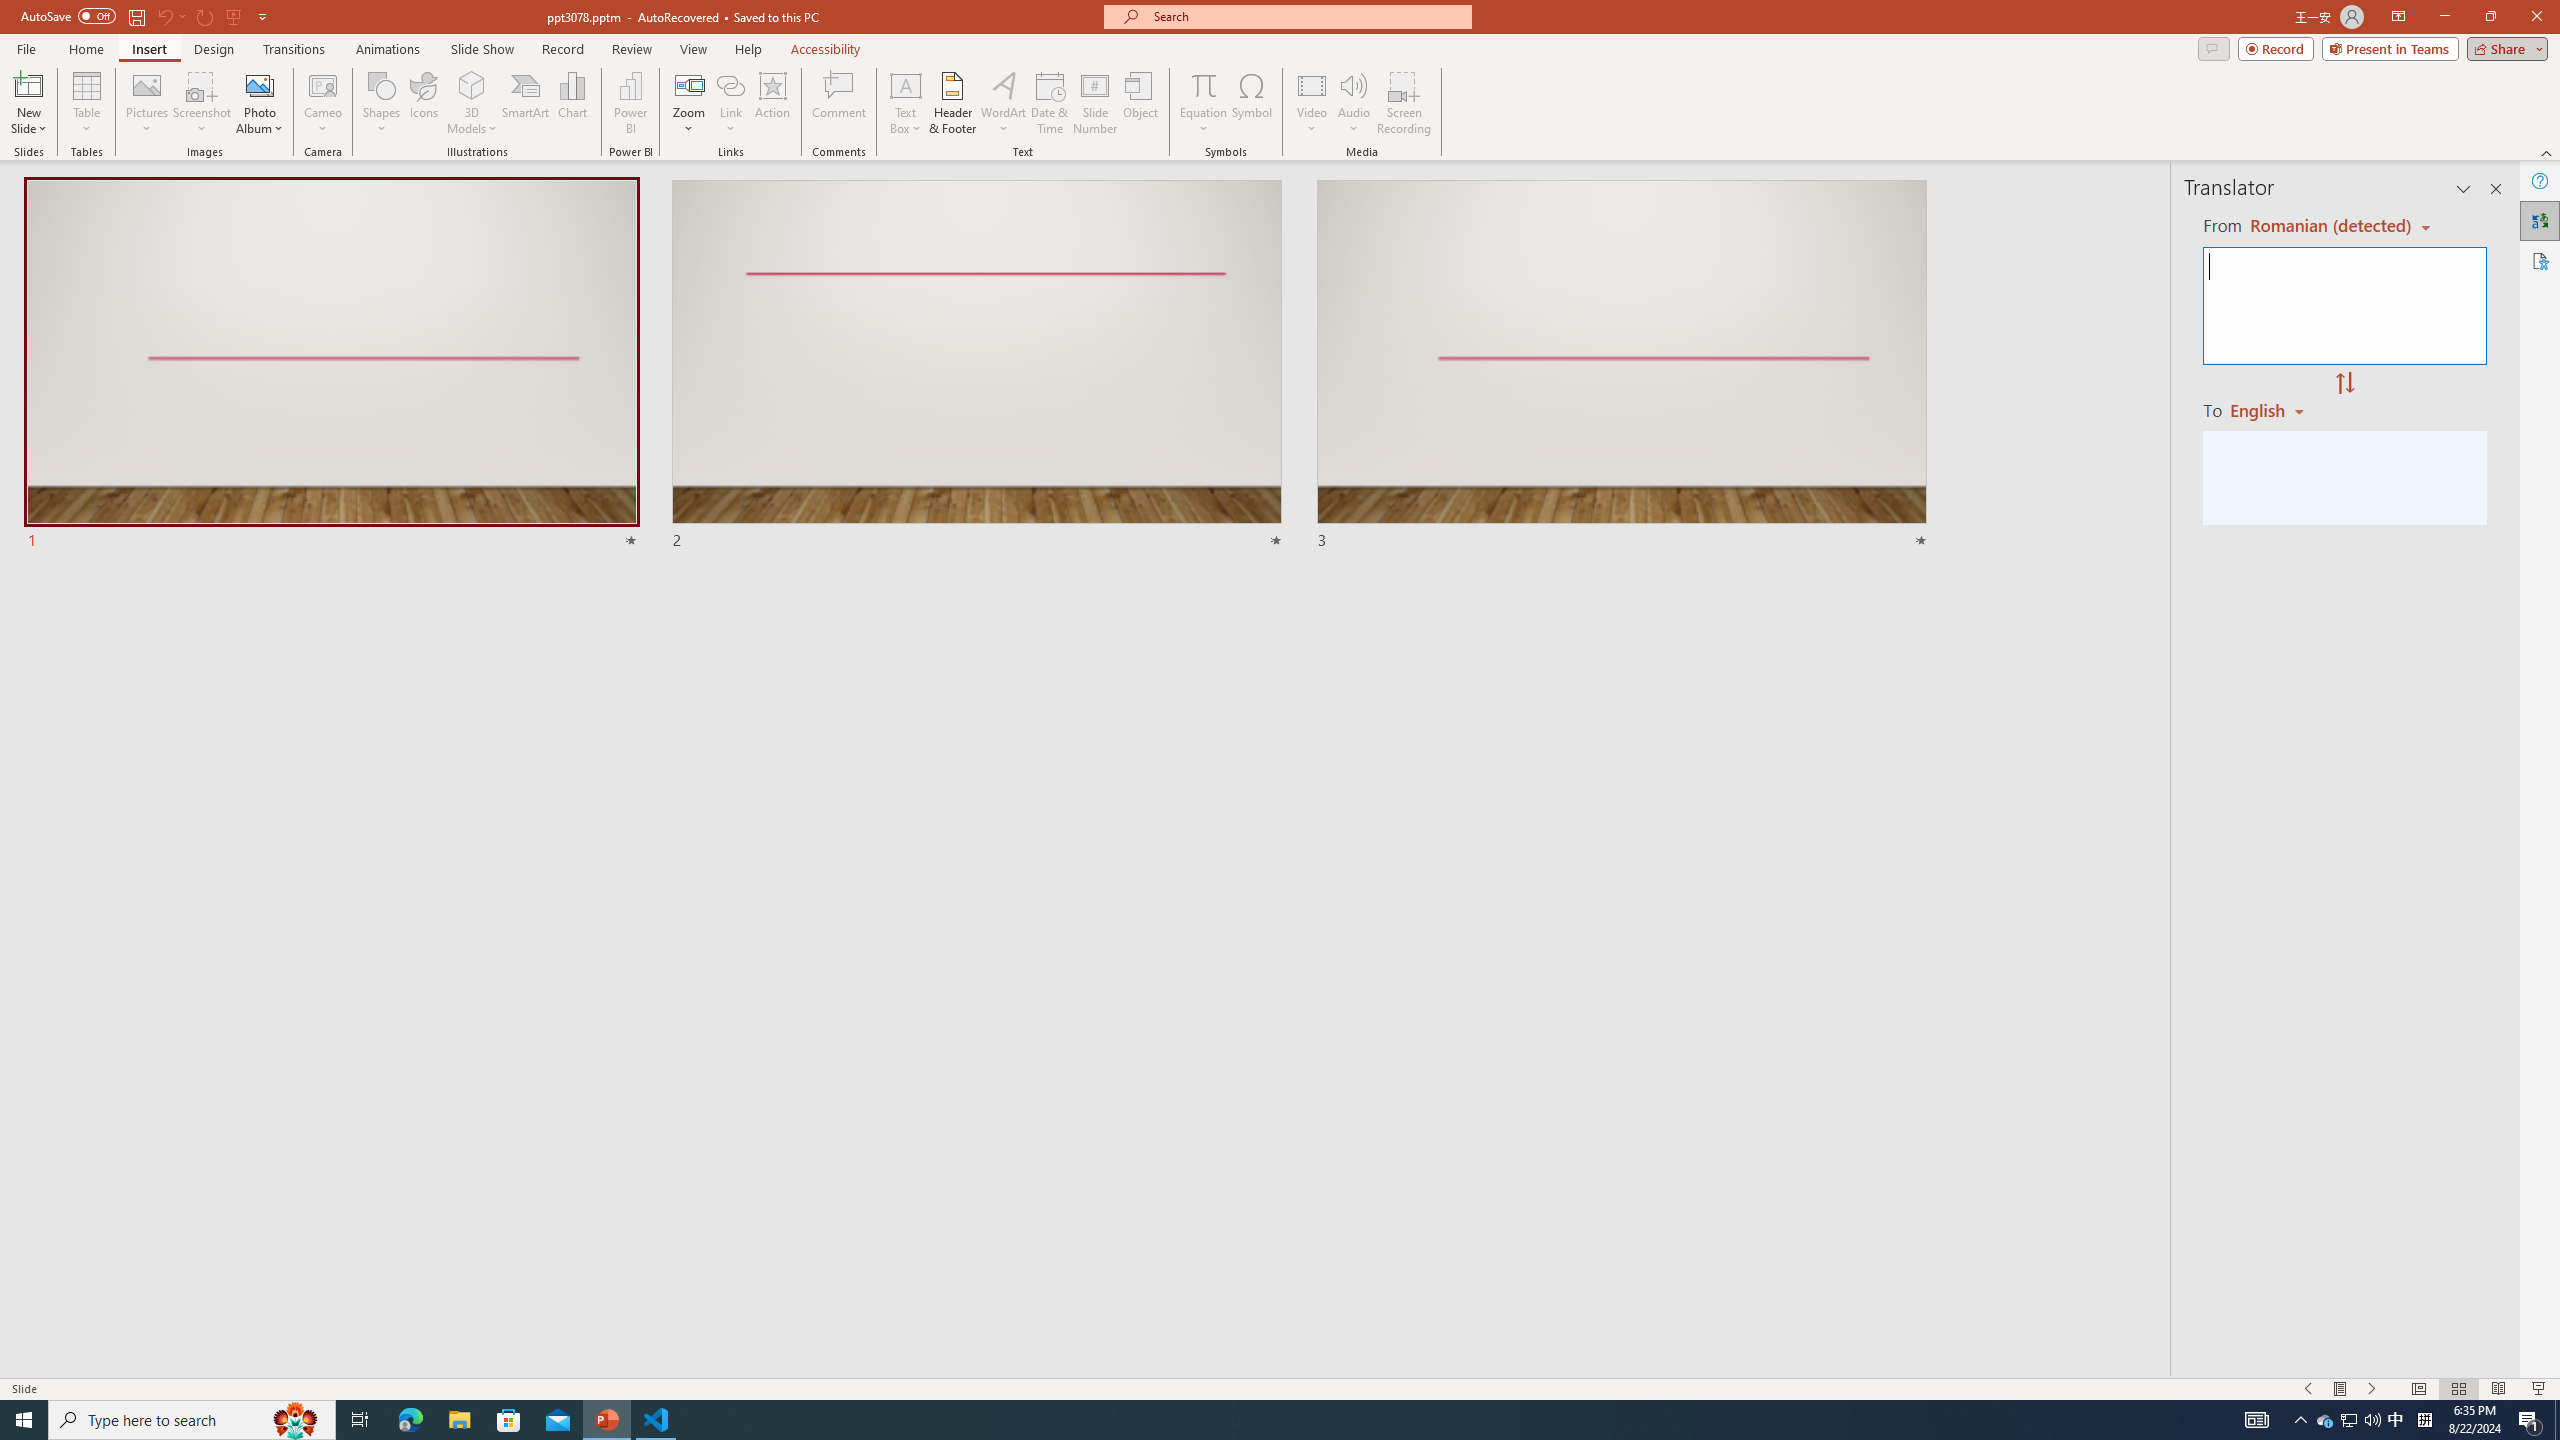 Image resolution: width=2560 pixels, height=1440 pixels. I want to click on 'Menu On', so click(2340, 1389).